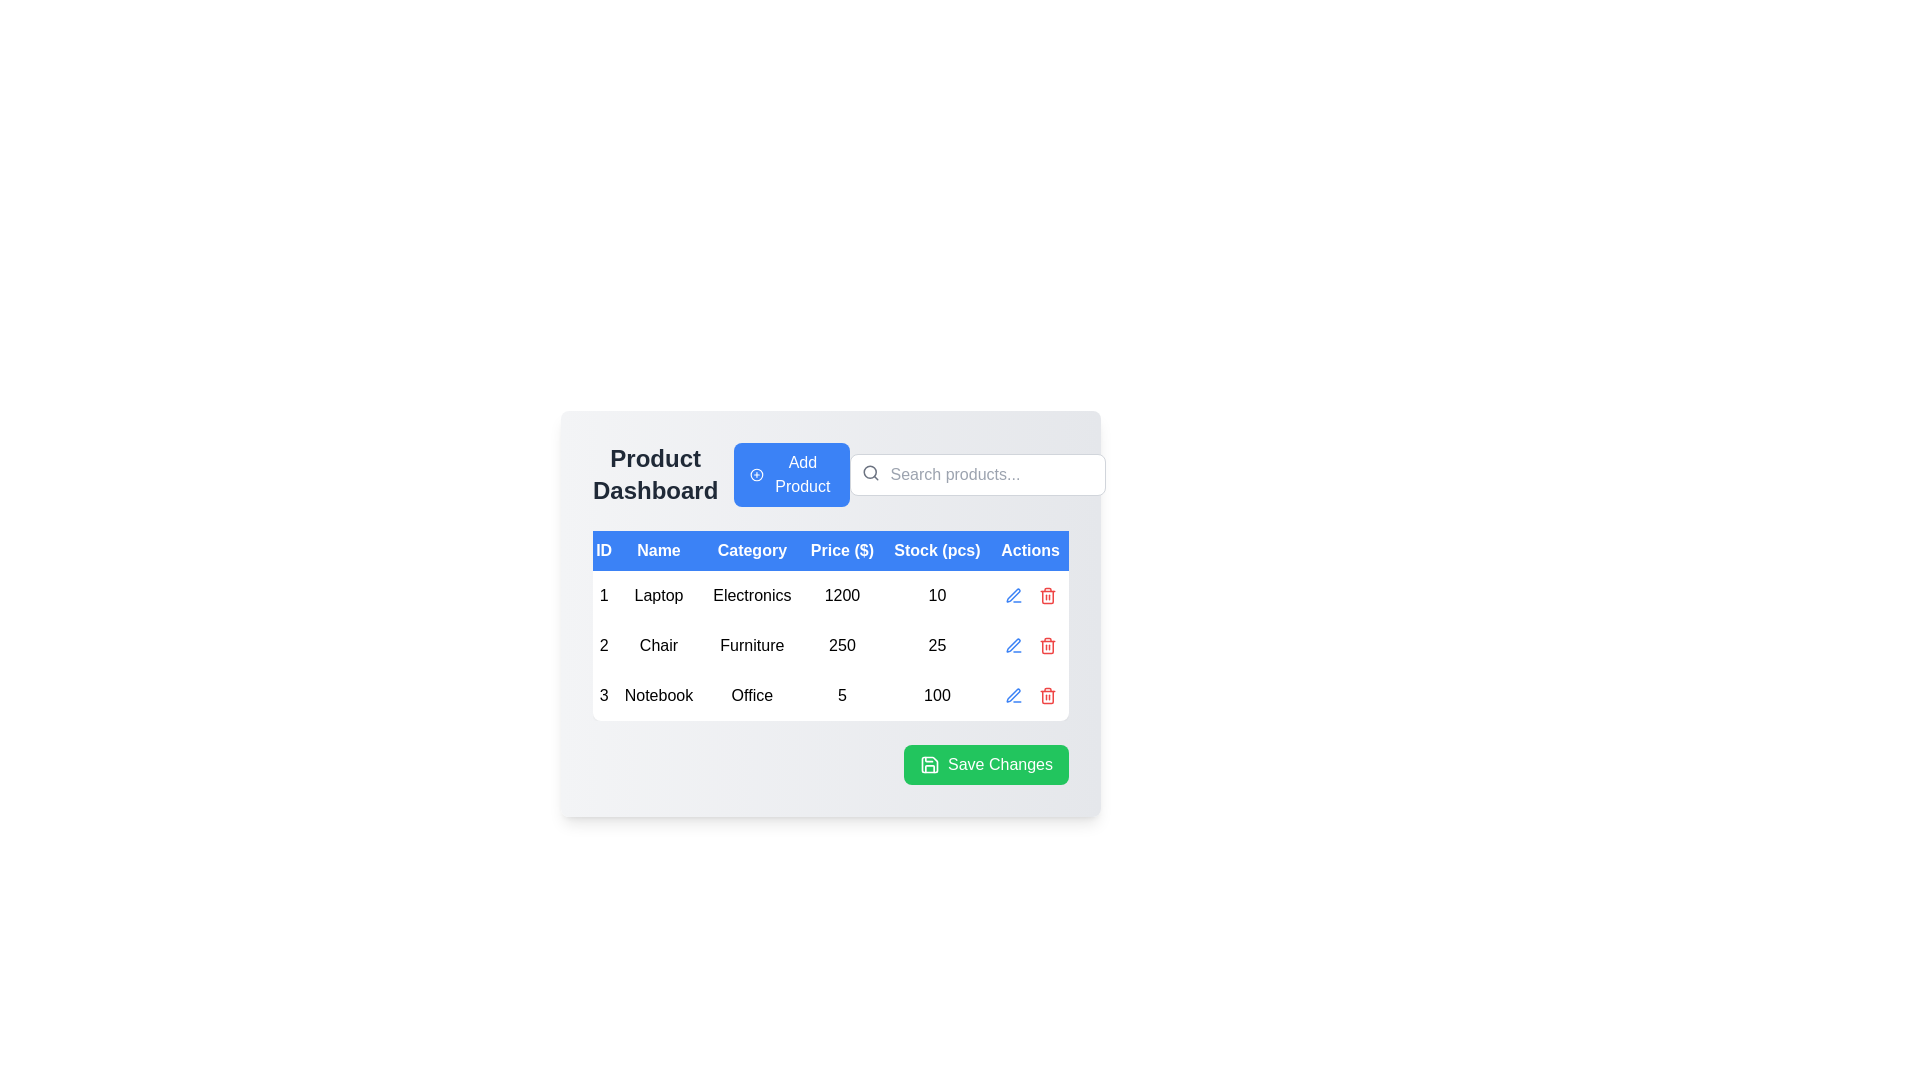 This screenshot has height=1080, width=1920. What do you see at coordinates (986, 764) in the screenshot?
I see `the save button located in the lower-right corner of the footer of the information panel` at bounding box center [986, 764].